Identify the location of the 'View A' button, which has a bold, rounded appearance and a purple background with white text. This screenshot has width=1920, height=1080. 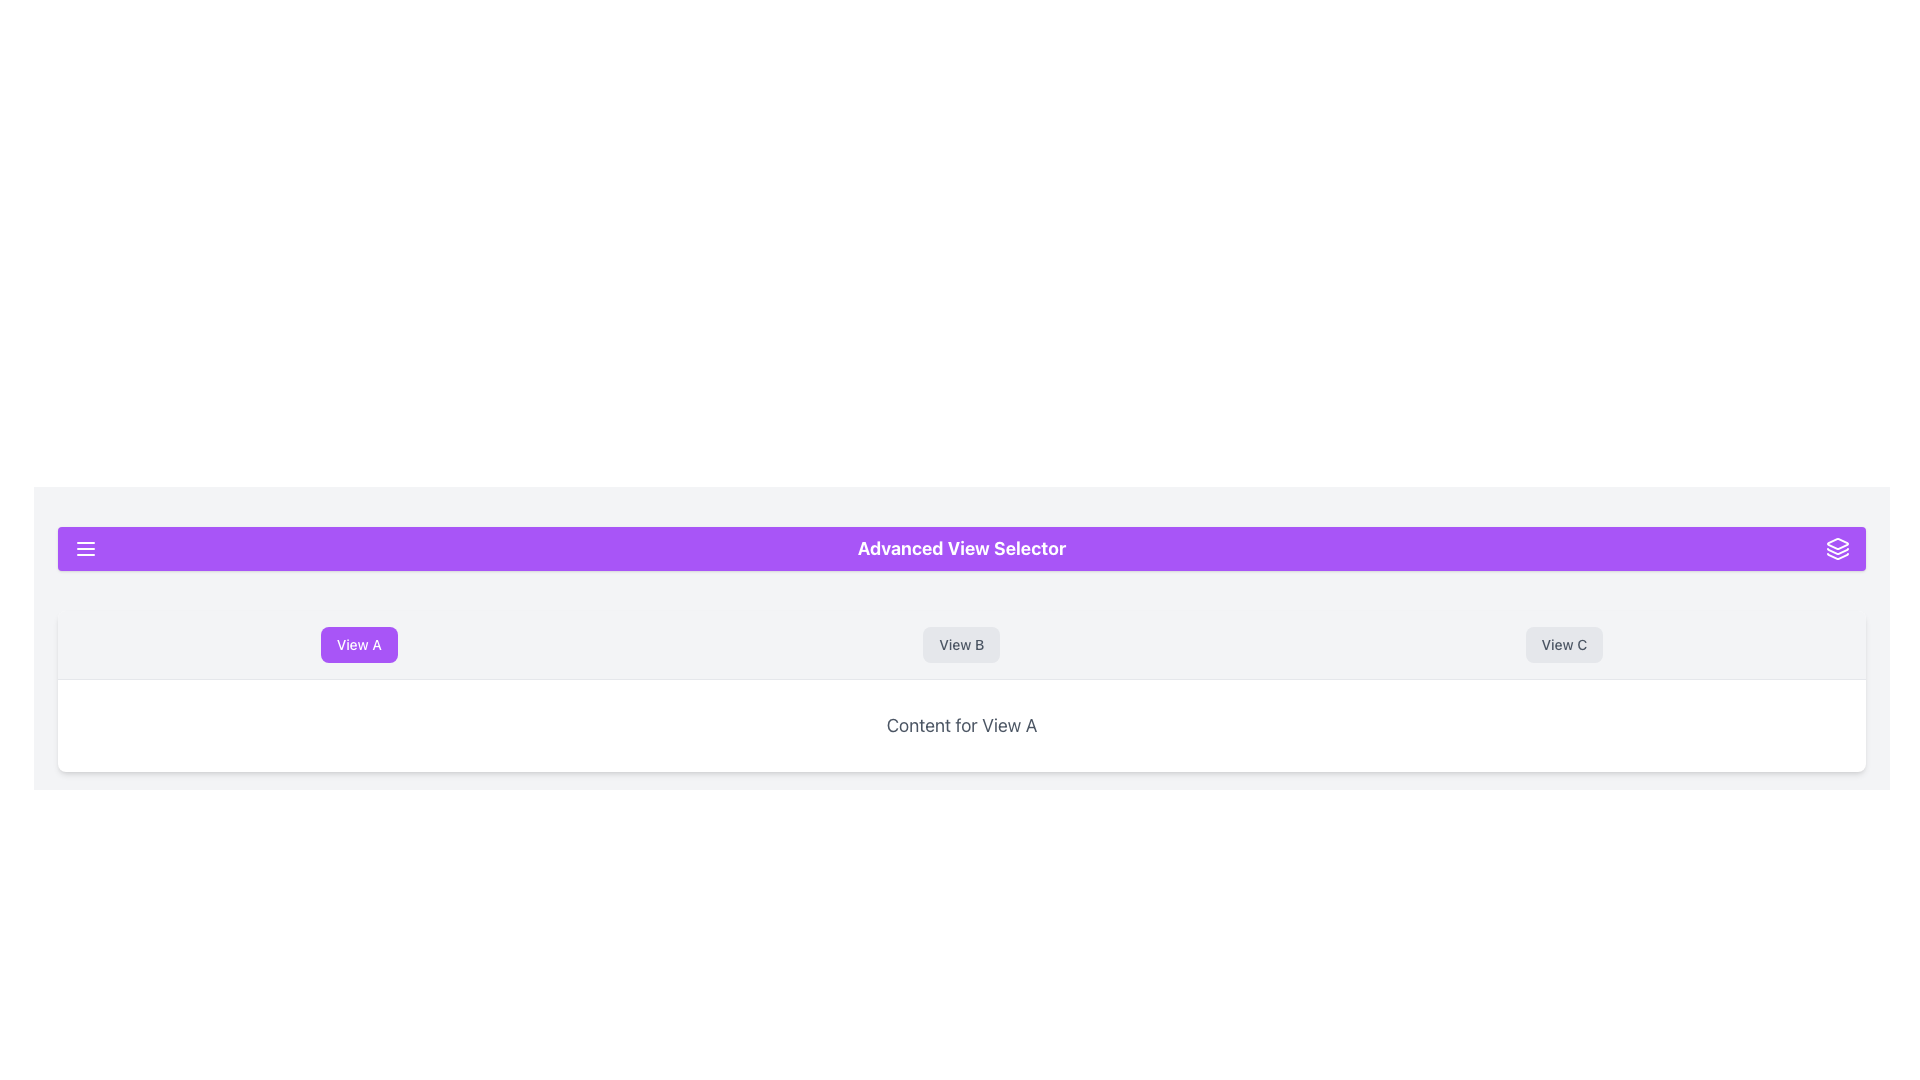
(359, 644).